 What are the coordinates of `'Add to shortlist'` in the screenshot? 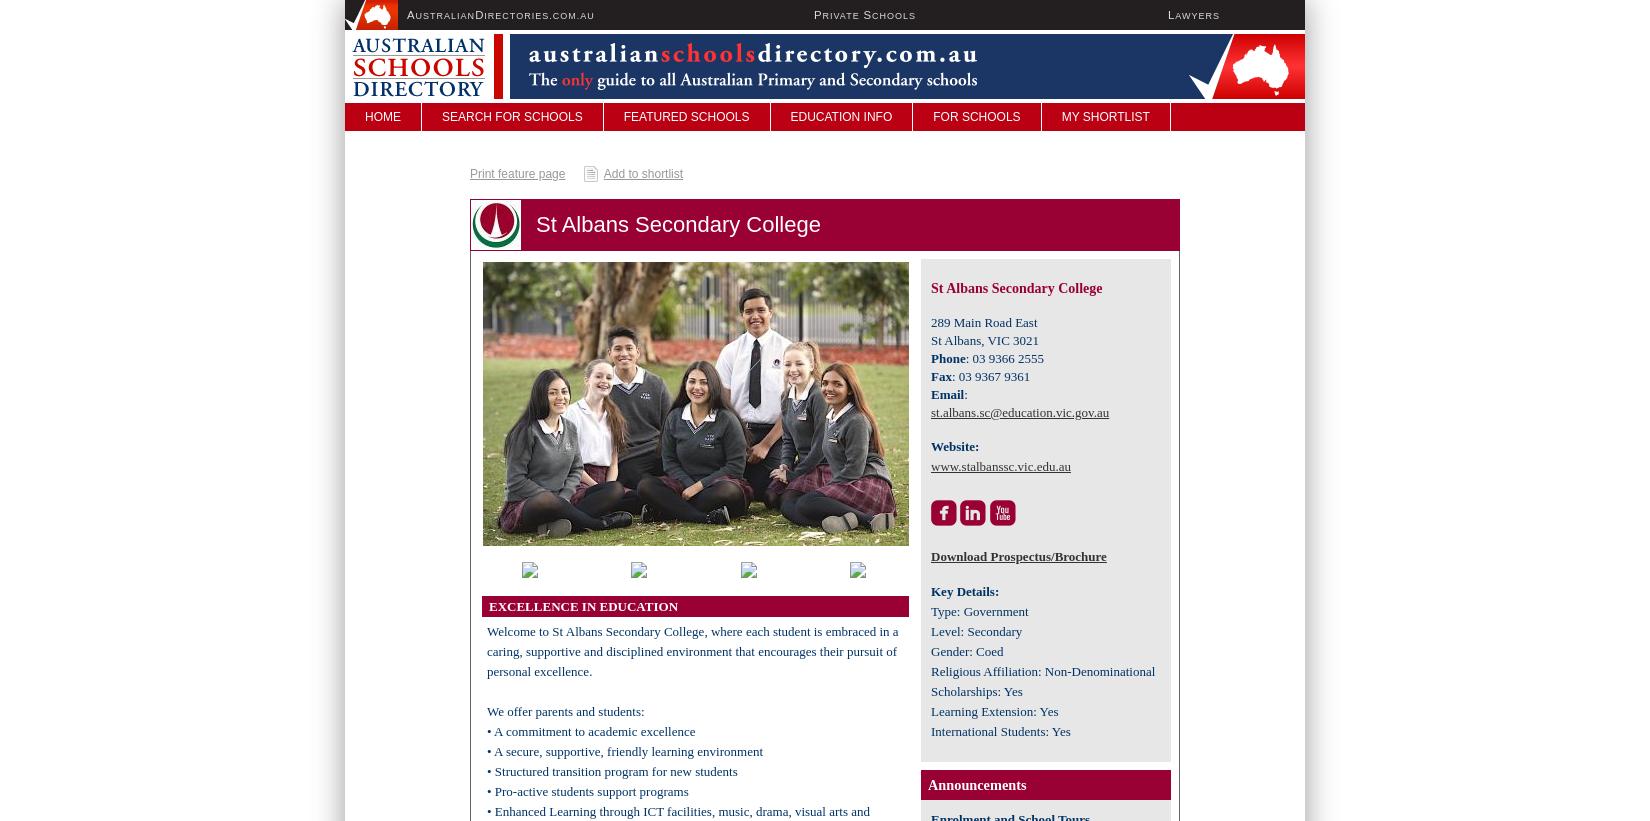 It's located at (602, 173).